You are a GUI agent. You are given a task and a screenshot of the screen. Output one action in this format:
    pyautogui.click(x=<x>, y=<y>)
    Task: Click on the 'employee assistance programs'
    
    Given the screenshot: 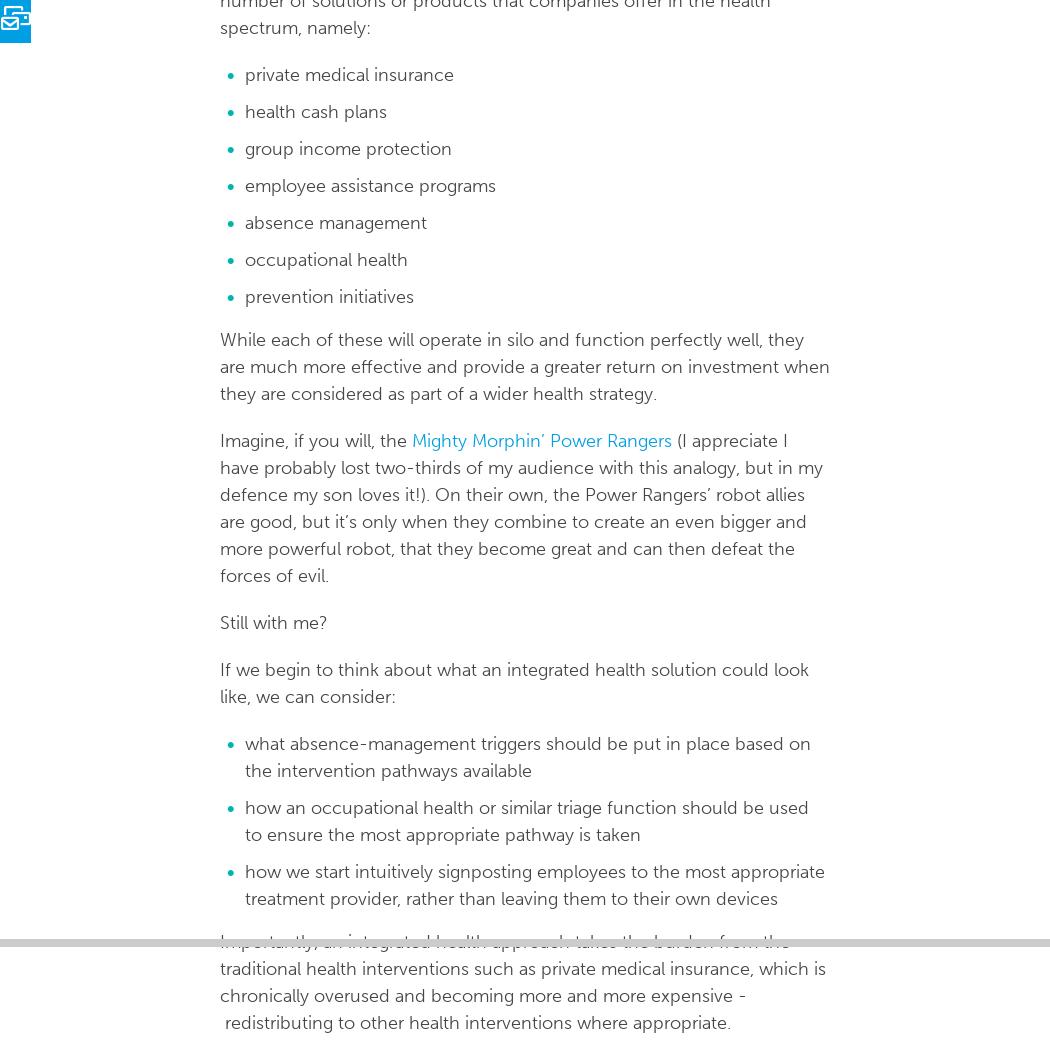 What is the action you would take?
    pyautogui.click(x=244, y=184)
    